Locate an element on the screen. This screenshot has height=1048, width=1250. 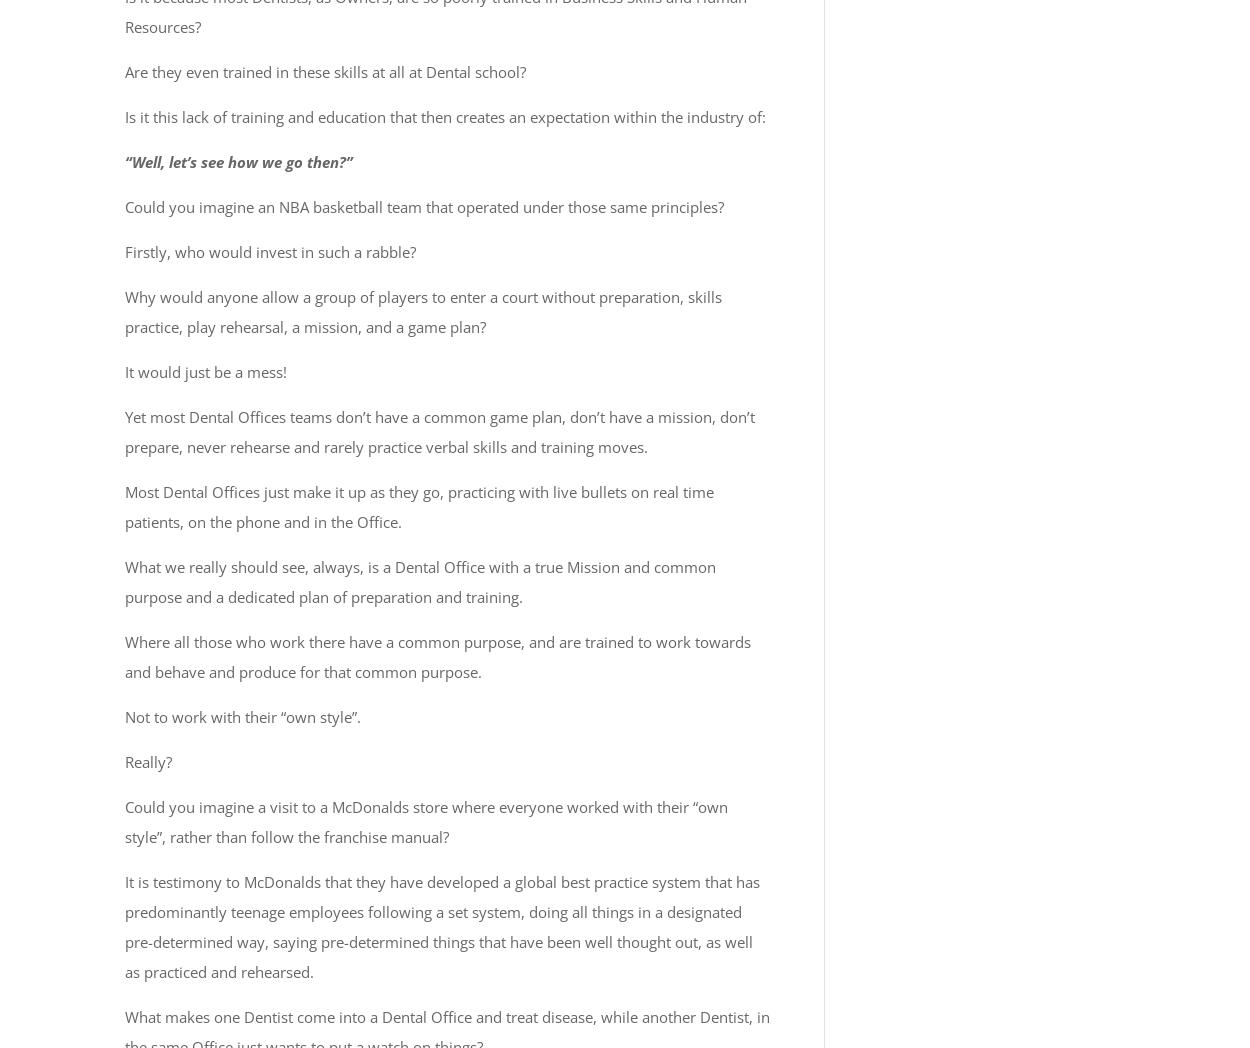
'“Well, let’s see how we go then?”' is located at coordinates (238, 162).